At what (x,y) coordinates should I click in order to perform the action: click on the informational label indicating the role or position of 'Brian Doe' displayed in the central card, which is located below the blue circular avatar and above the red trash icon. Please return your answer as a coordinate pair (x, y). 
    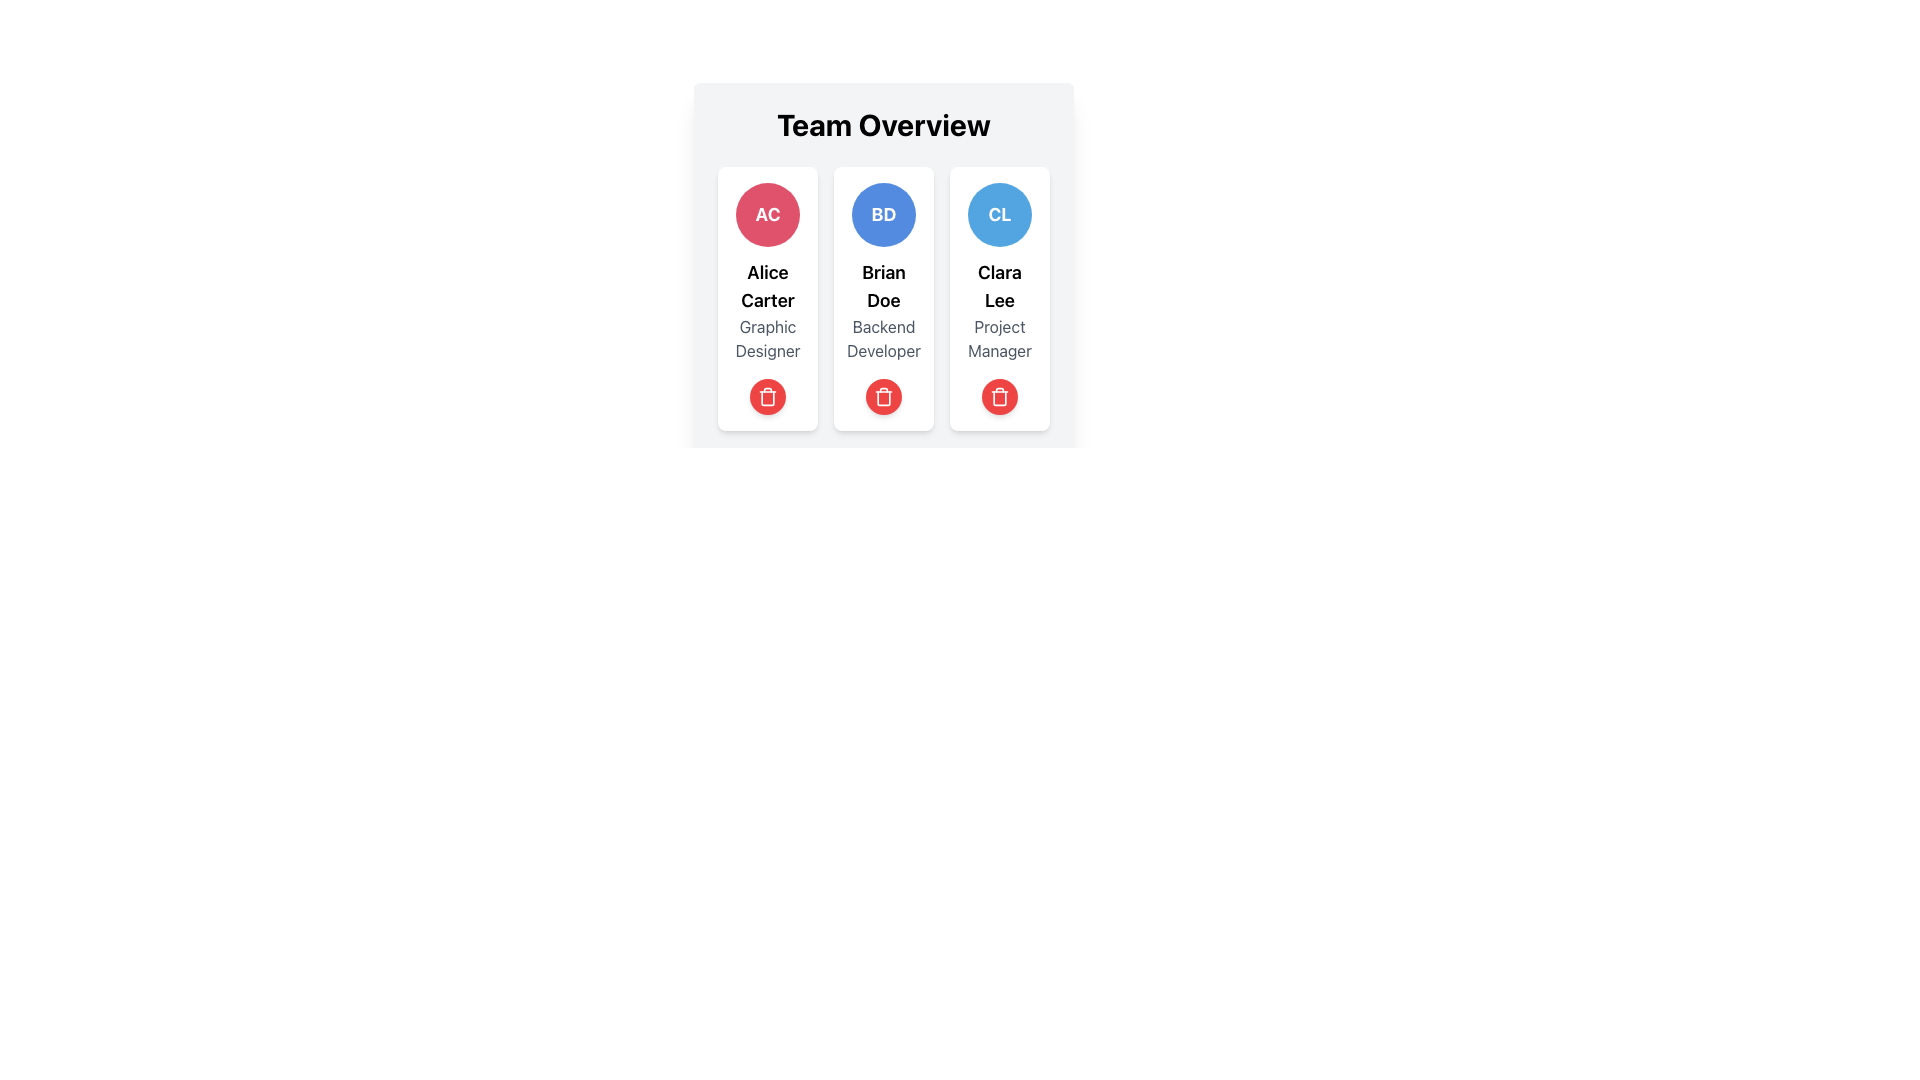
    Looking at the image, I should click on (882, 338).